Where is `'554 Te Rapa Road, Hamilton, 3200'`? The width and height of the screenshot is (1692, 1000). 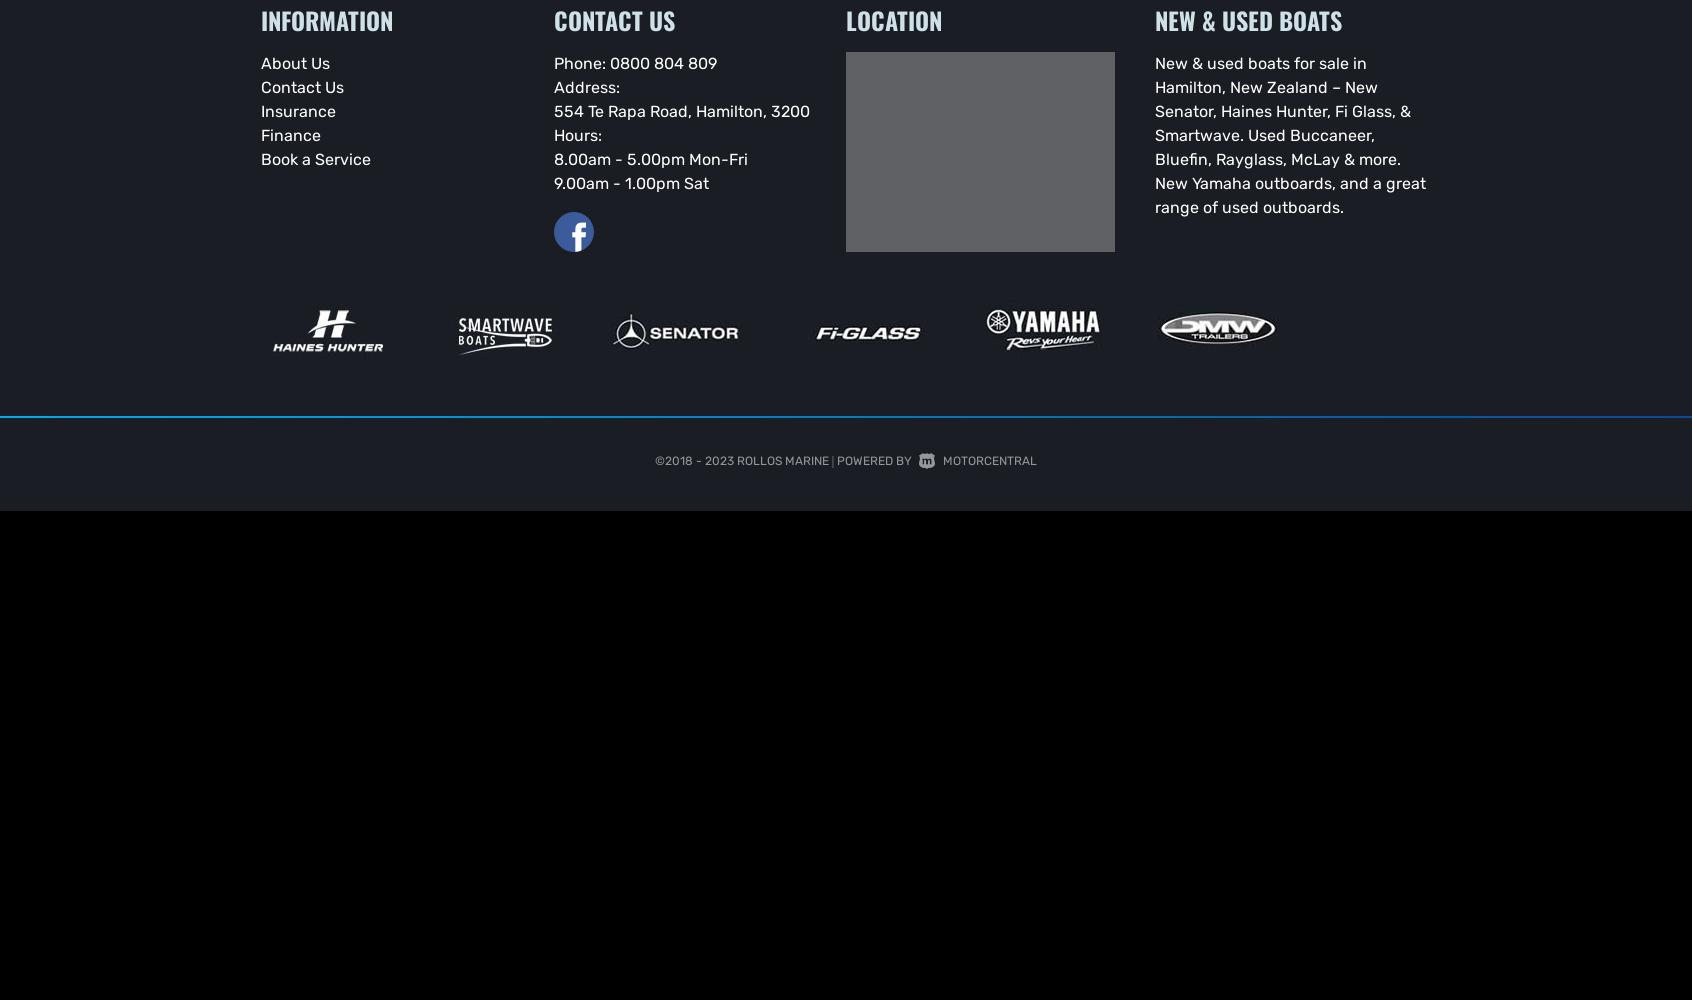 '554 Te Rapa Road, Hamilton, 3200' is located at coordinates (681, 109).